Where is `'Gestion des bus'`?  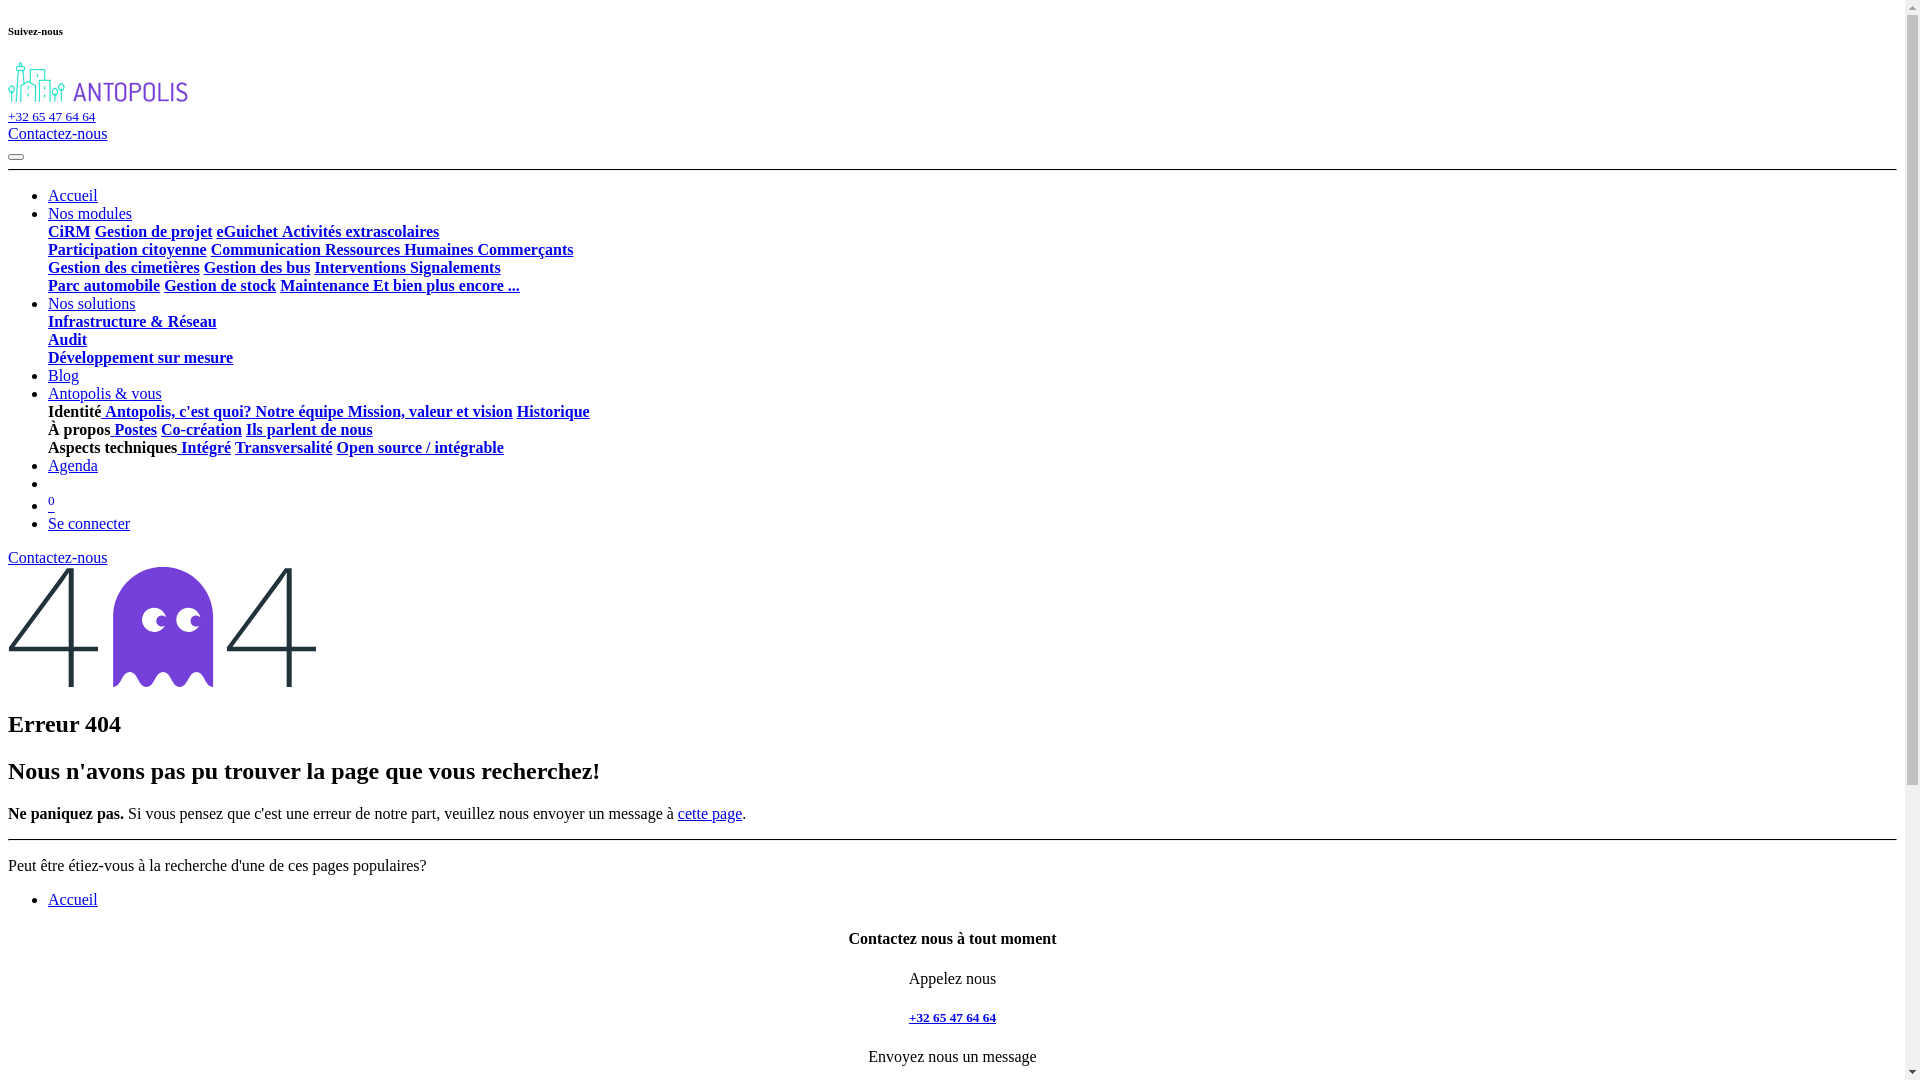
'Gestion des bus' is located at coordinates (203, 266).